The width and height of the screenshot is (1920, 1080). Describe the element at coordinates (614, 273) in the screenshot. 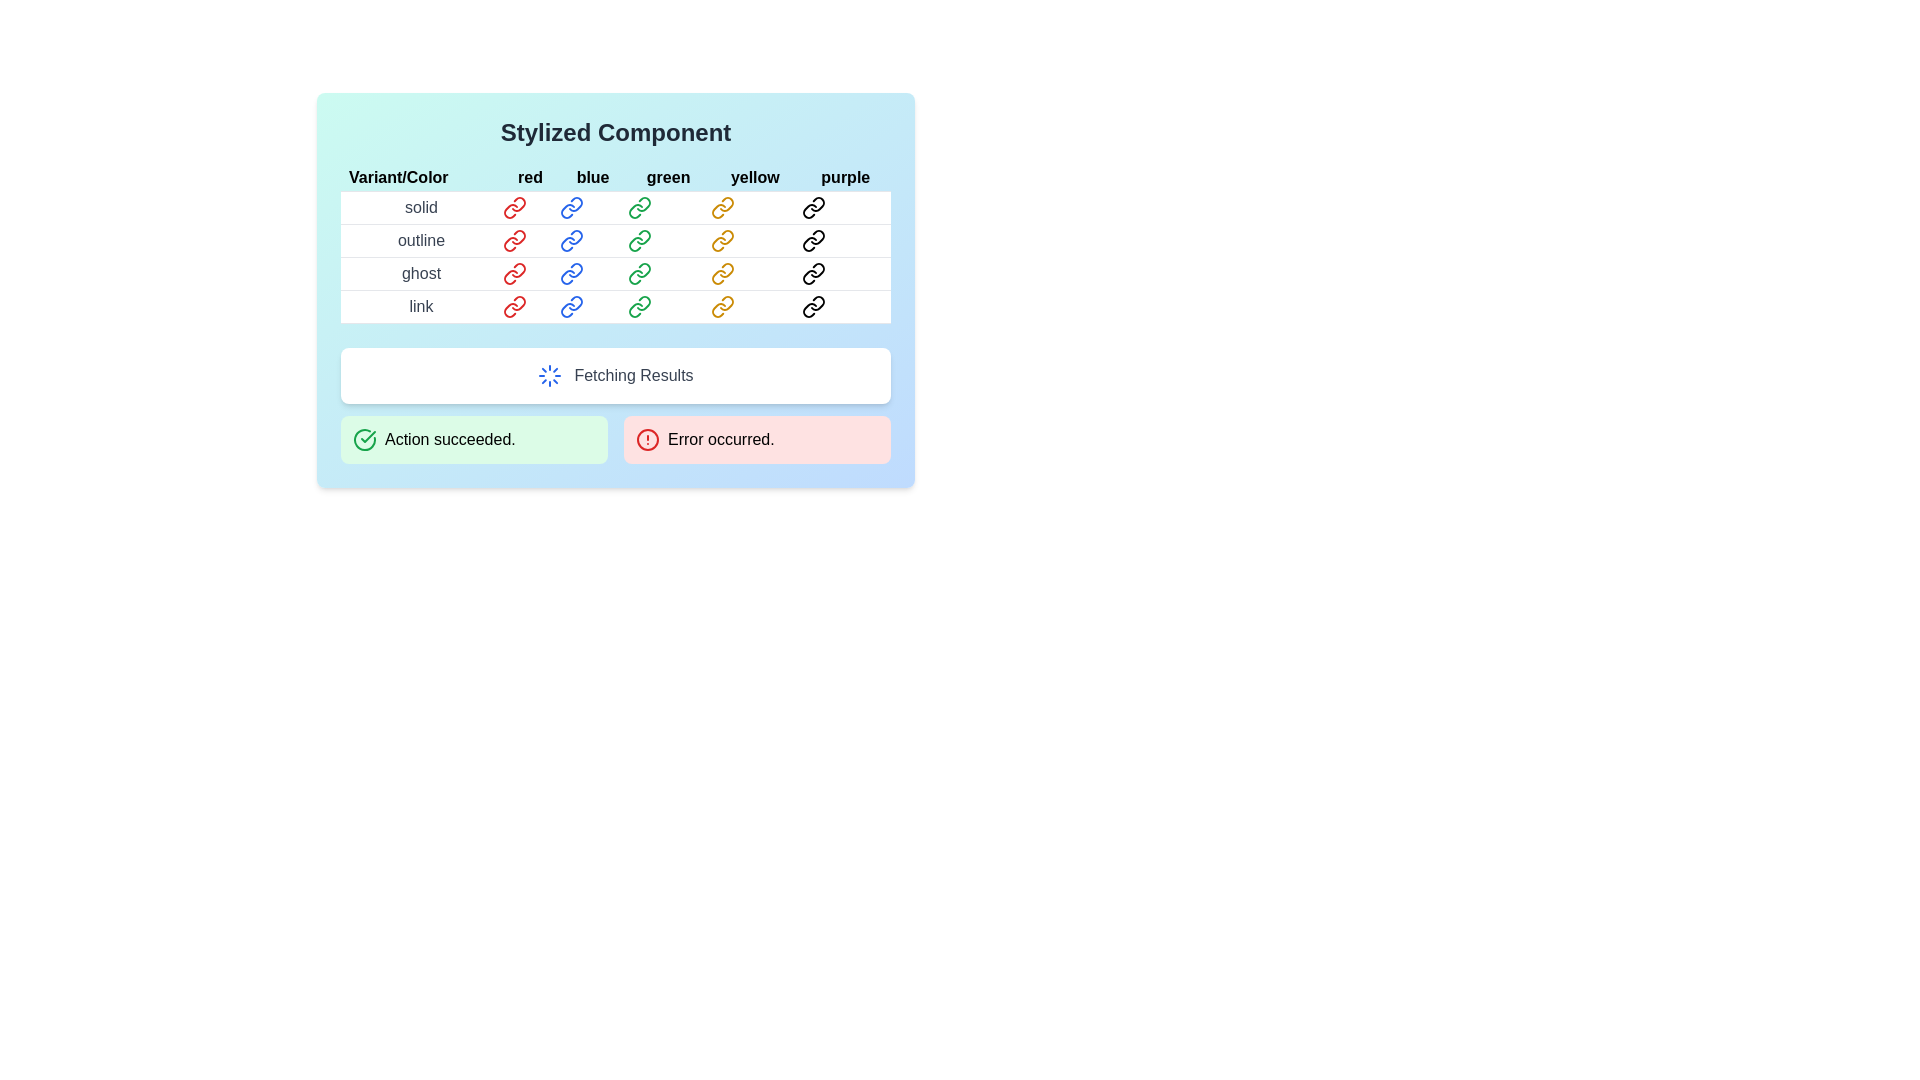

I see `the colored links labeled 'red', 'blue', 'green', 'yellow', and 'purple' in the third row titled 'ghost' under the main section 'Variant/Color'` at that location.